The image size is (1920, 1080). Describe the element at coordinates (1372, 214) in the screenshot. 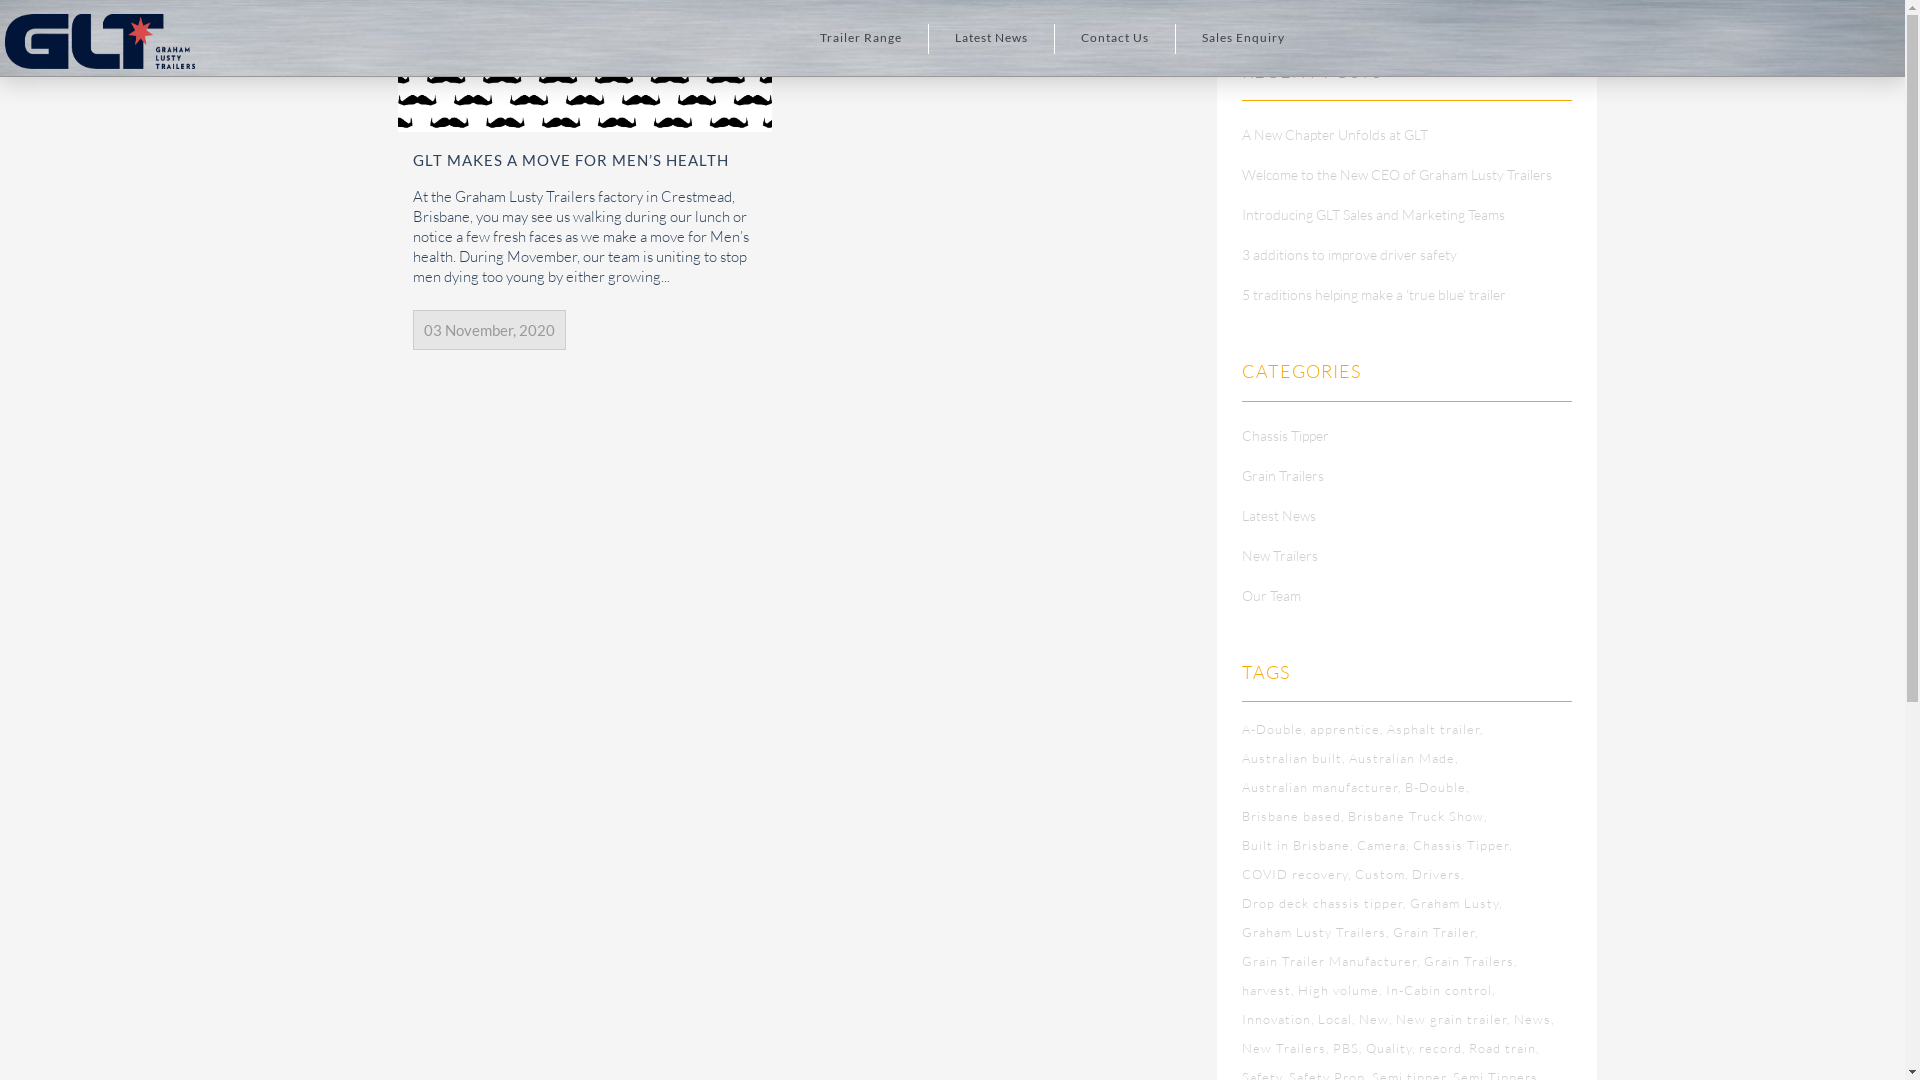

I see `'Introducing GLT Sales and Marketing Teams'` at that location.